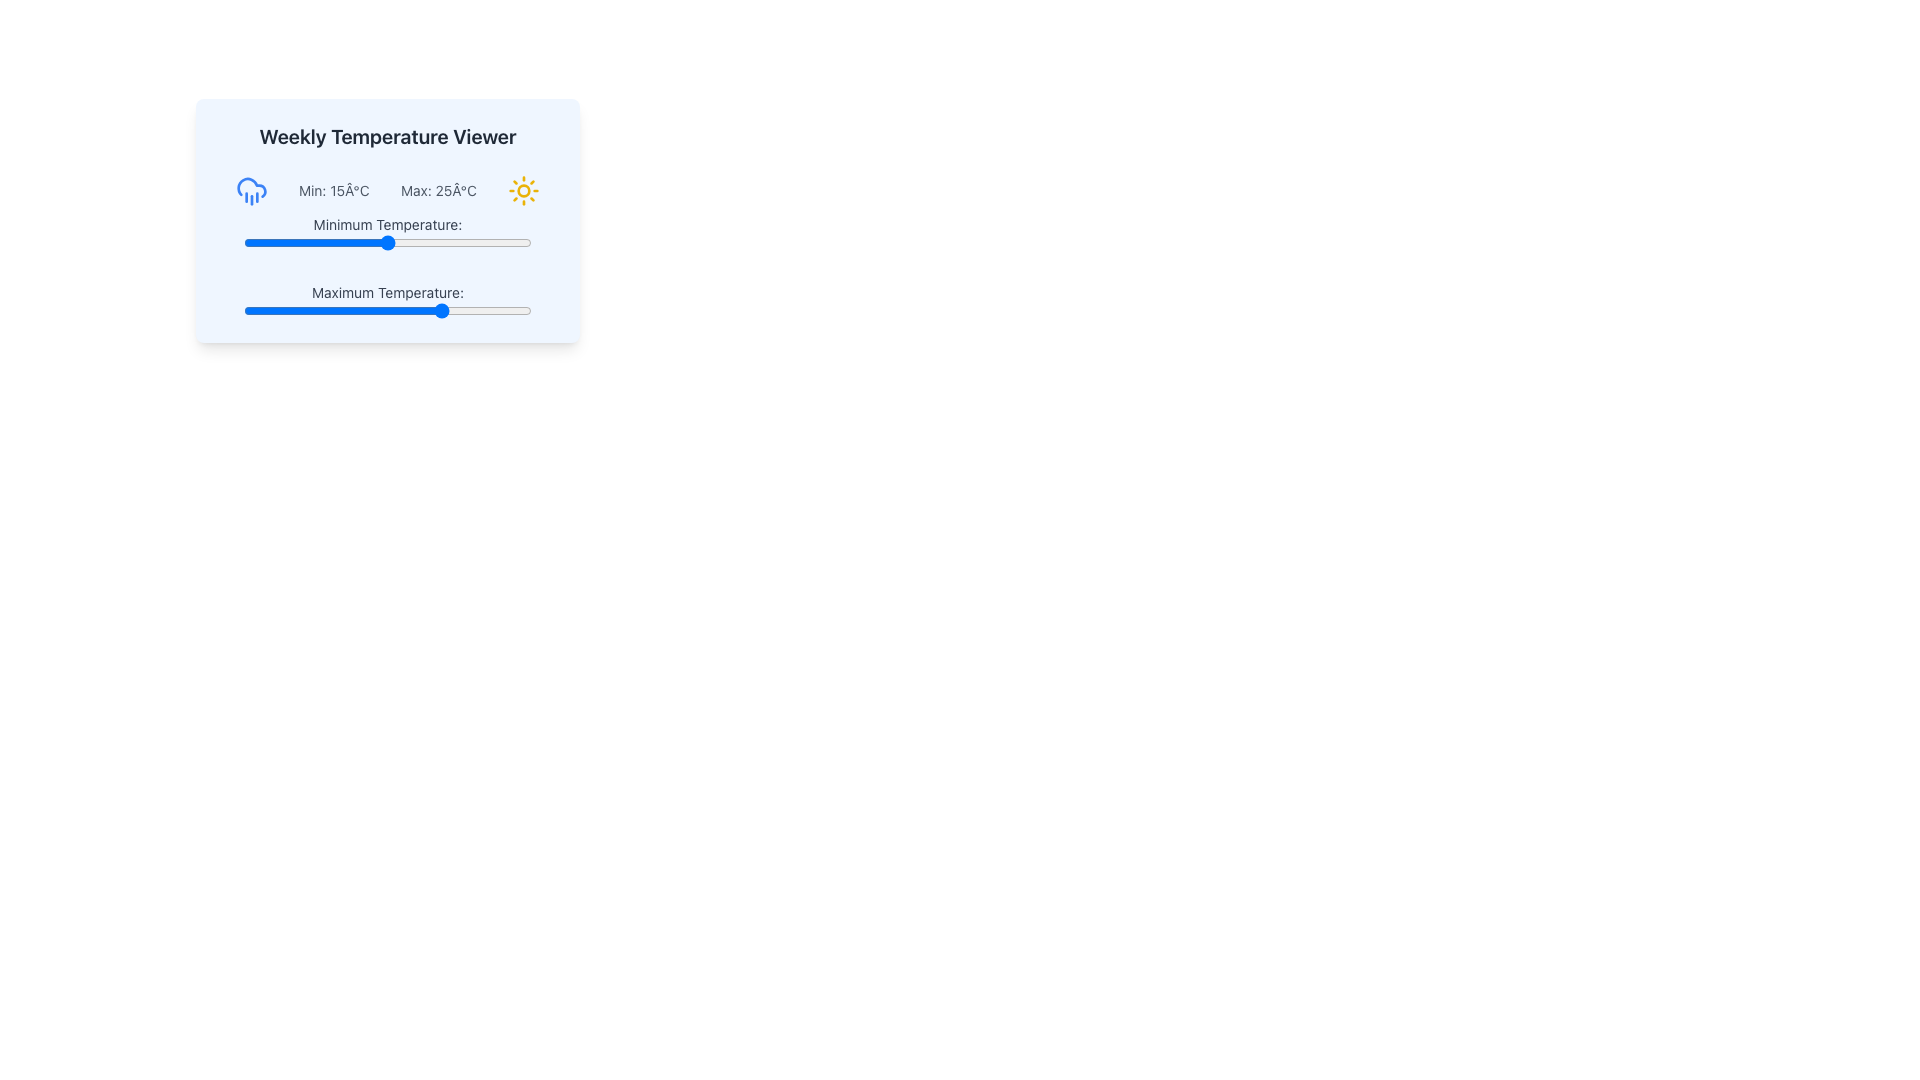  Describe the element at coordinates (334, 191) in the screenshot. I see `the text label displaying 'Min: 15°C' in gray font located in the light blue section of the interface` at that location.